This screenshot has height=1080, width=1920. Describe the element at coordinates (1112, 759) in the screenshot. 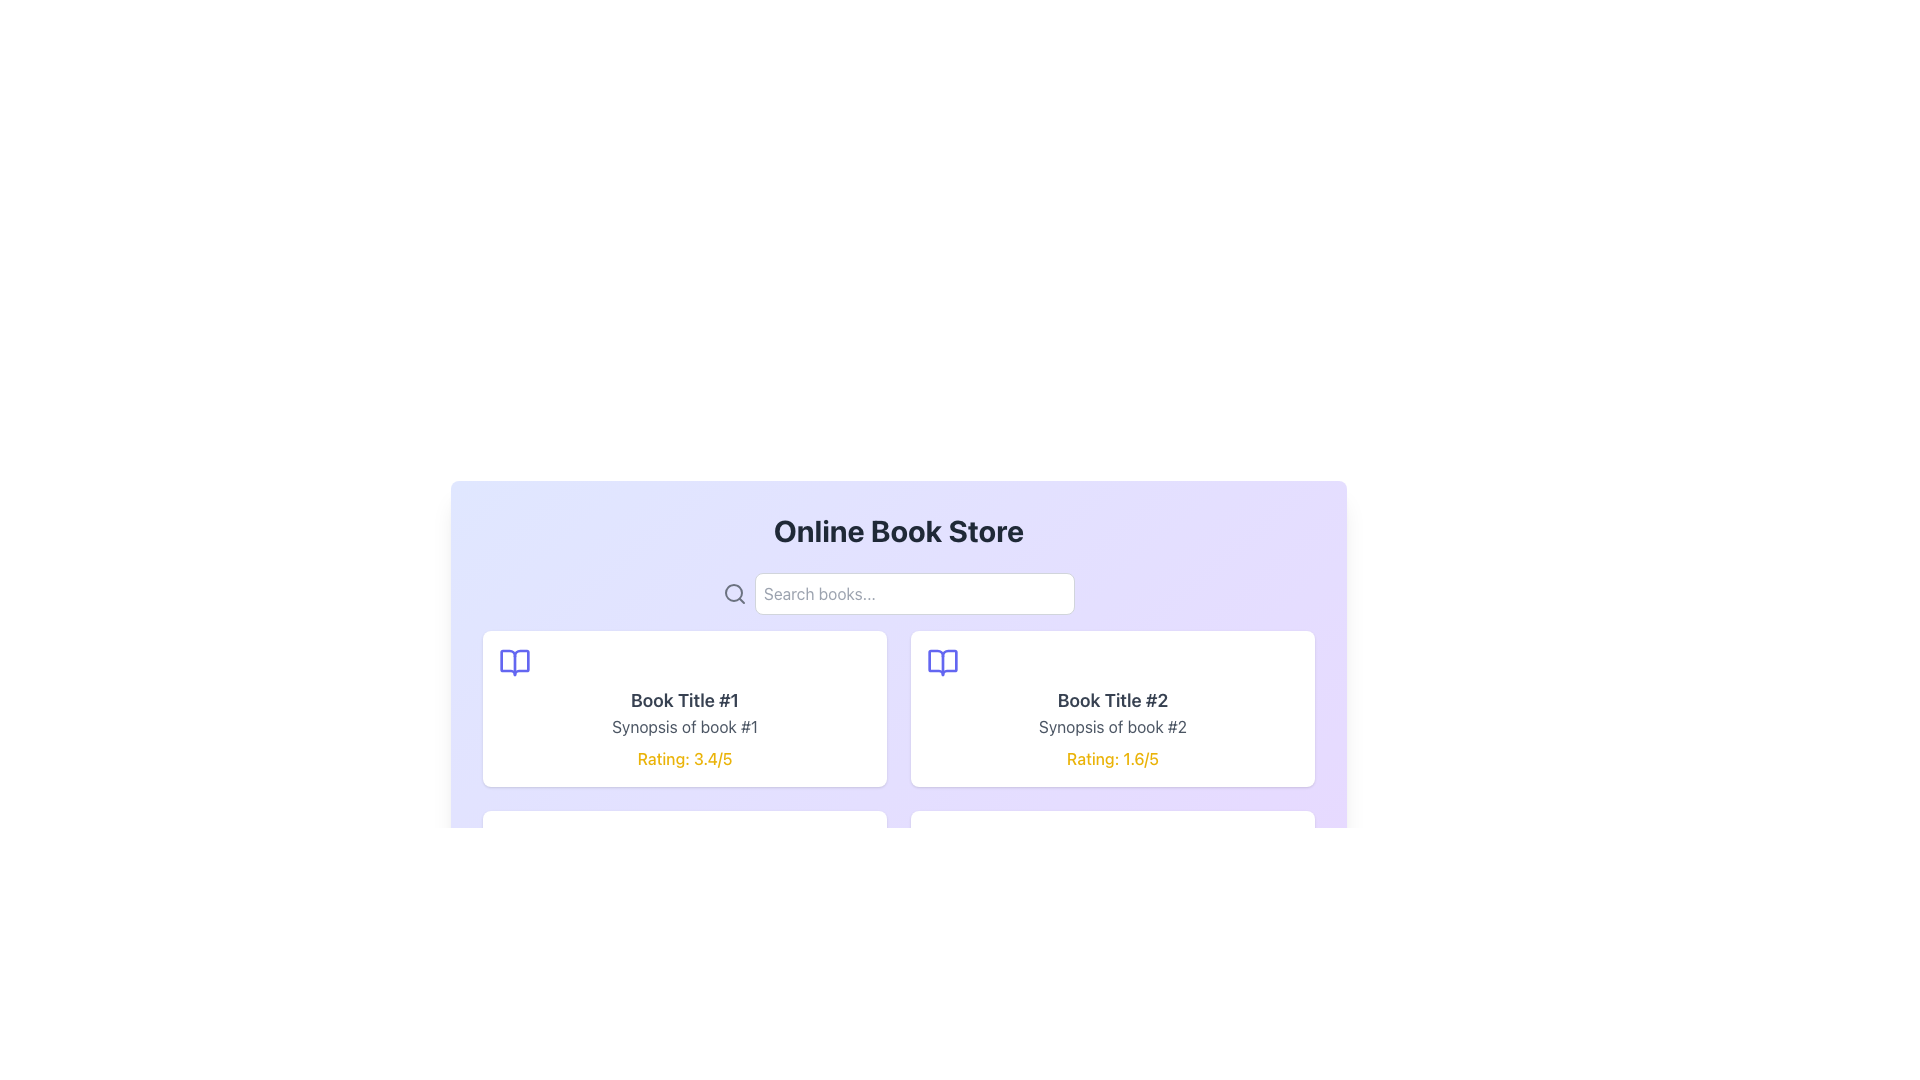

I see `the Text Display element that shows the user rating for the book 'Book Title #2', located at the bottom of the right-hand card in the grid of book cards` at that location.